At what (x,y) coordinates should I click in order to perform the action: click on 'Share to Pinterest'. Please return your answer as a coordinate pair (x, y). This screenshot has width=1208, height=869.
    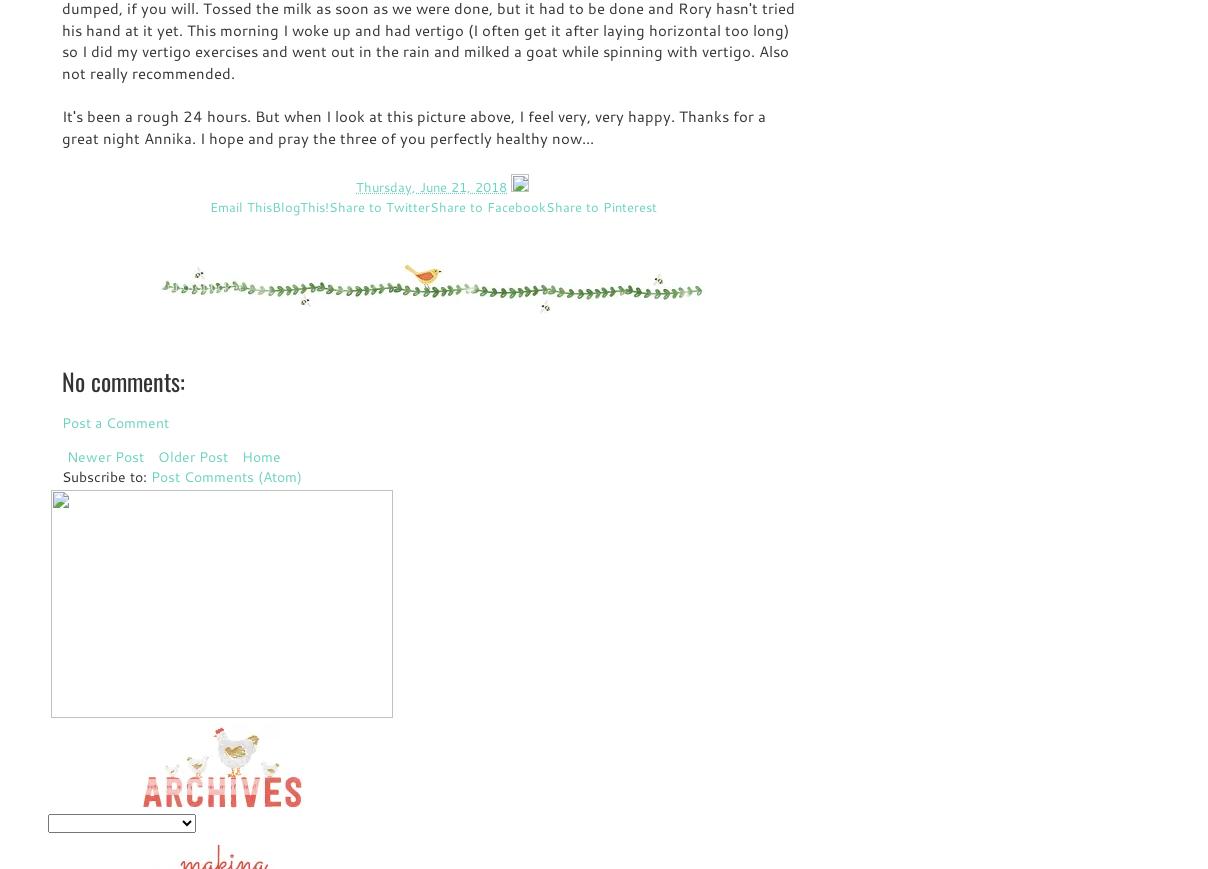
    Looking at the image, I should click on (600, 205).